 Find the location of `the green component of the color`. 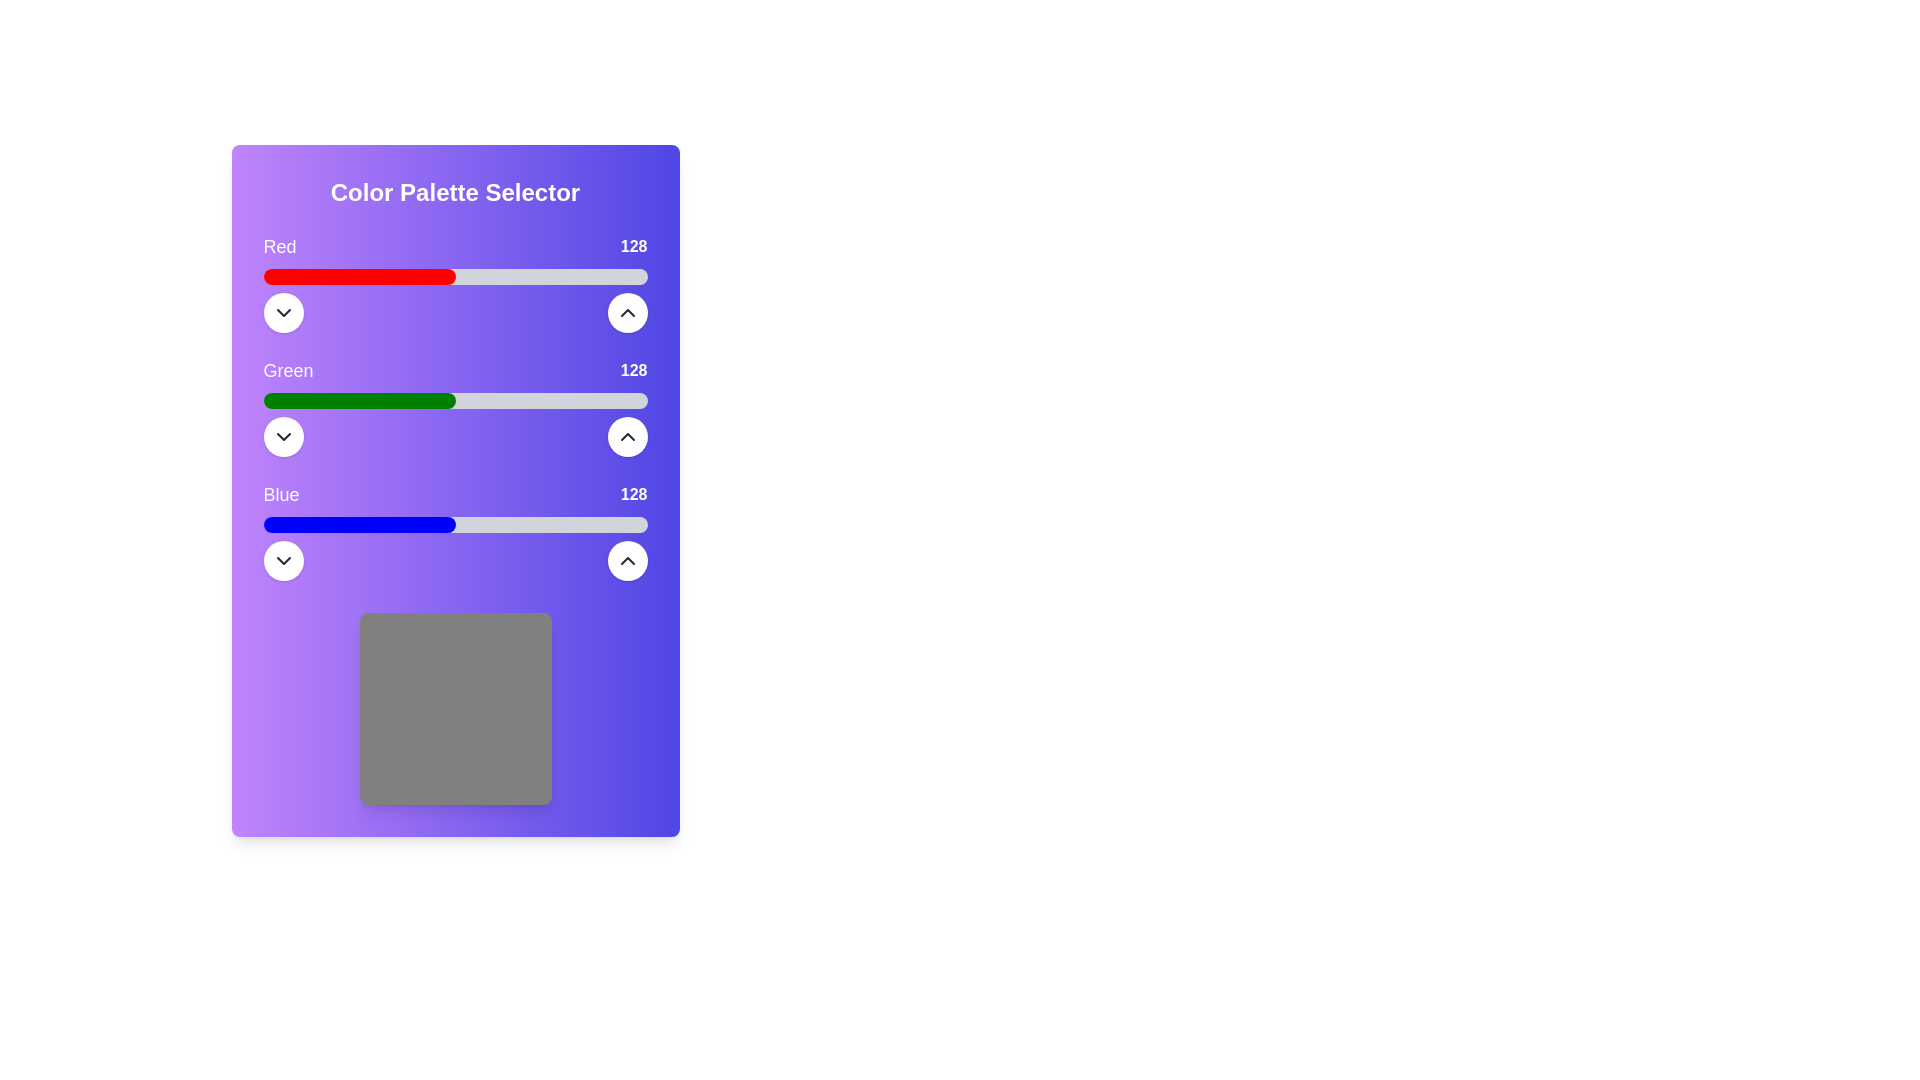

the green component of the color is located at coordinates (364, 401).